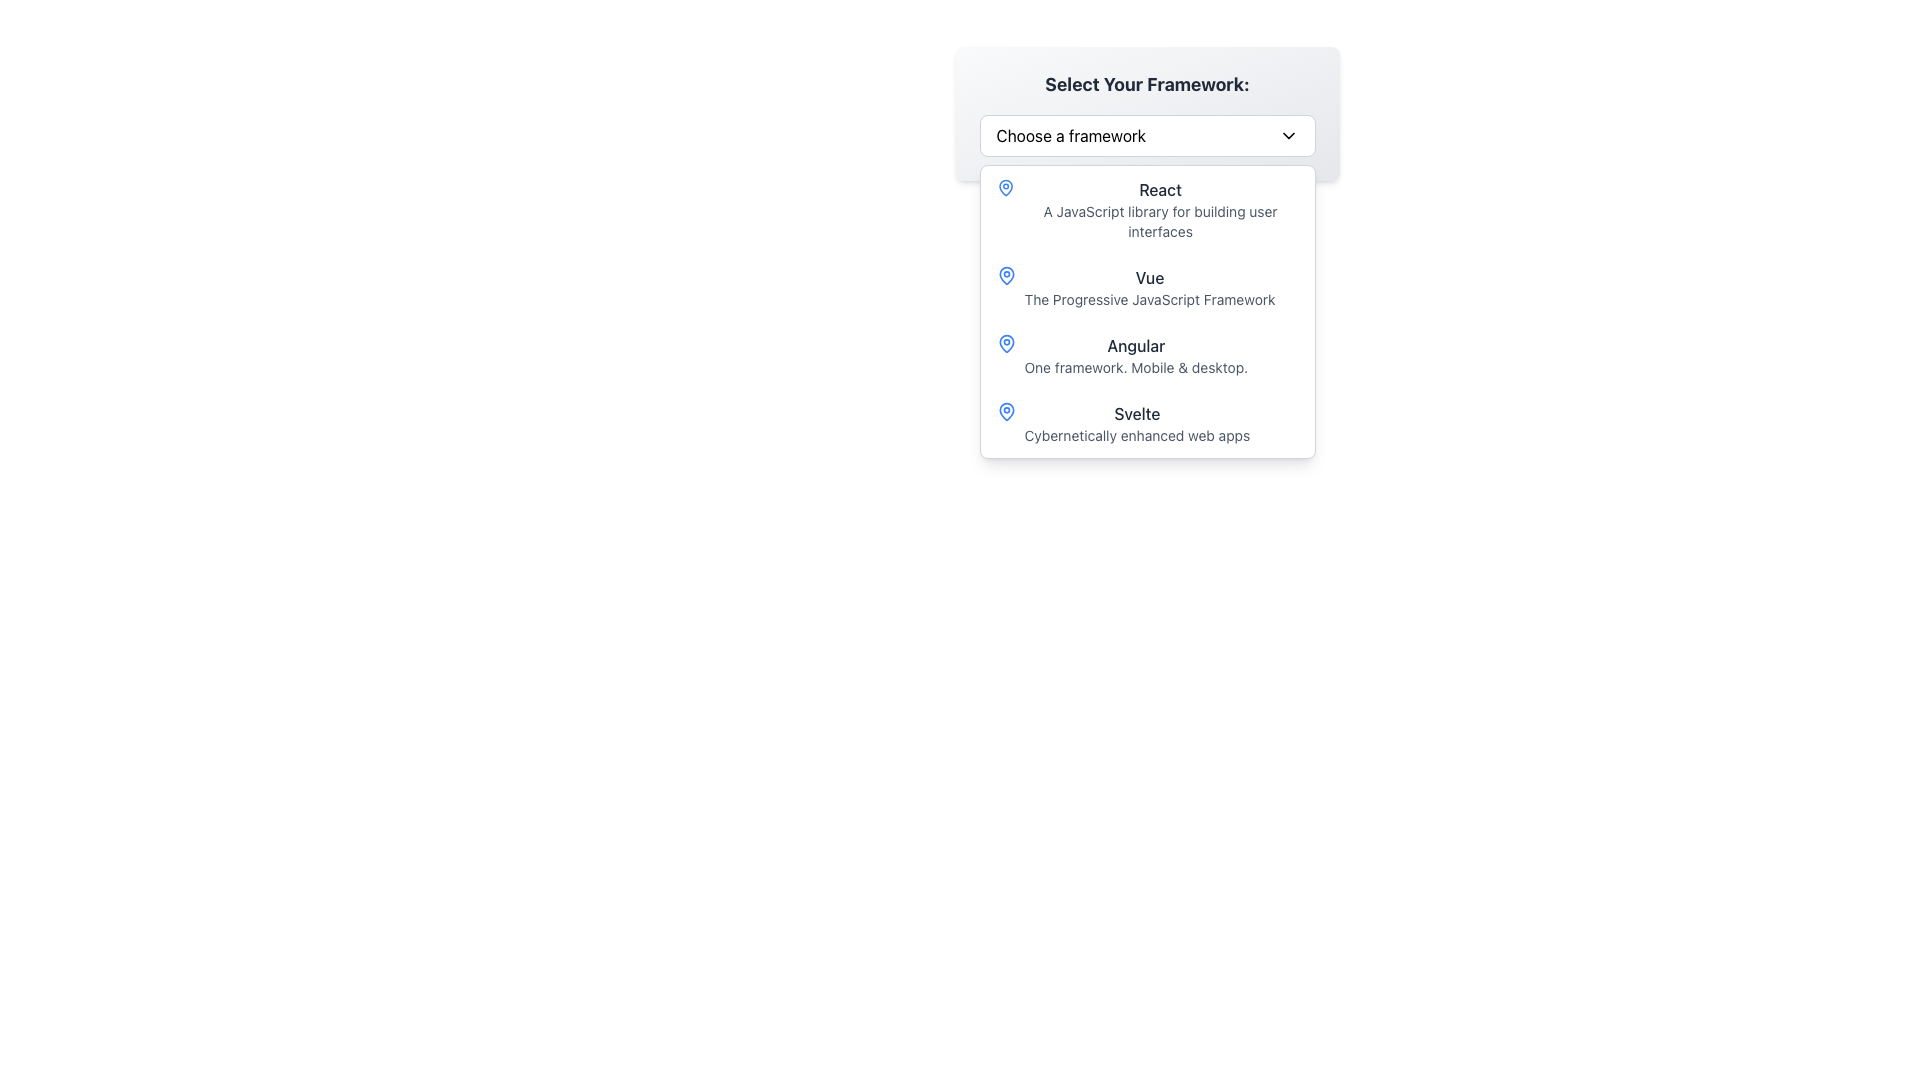 This screenshot has width=1920, height=1080. What do you see at coordinates (1147, 312) in the screenshot?
I see `an option from the dropdown menu located below the 'Choose a framework' button by clicking on it` at bounding box center [1147, 312].